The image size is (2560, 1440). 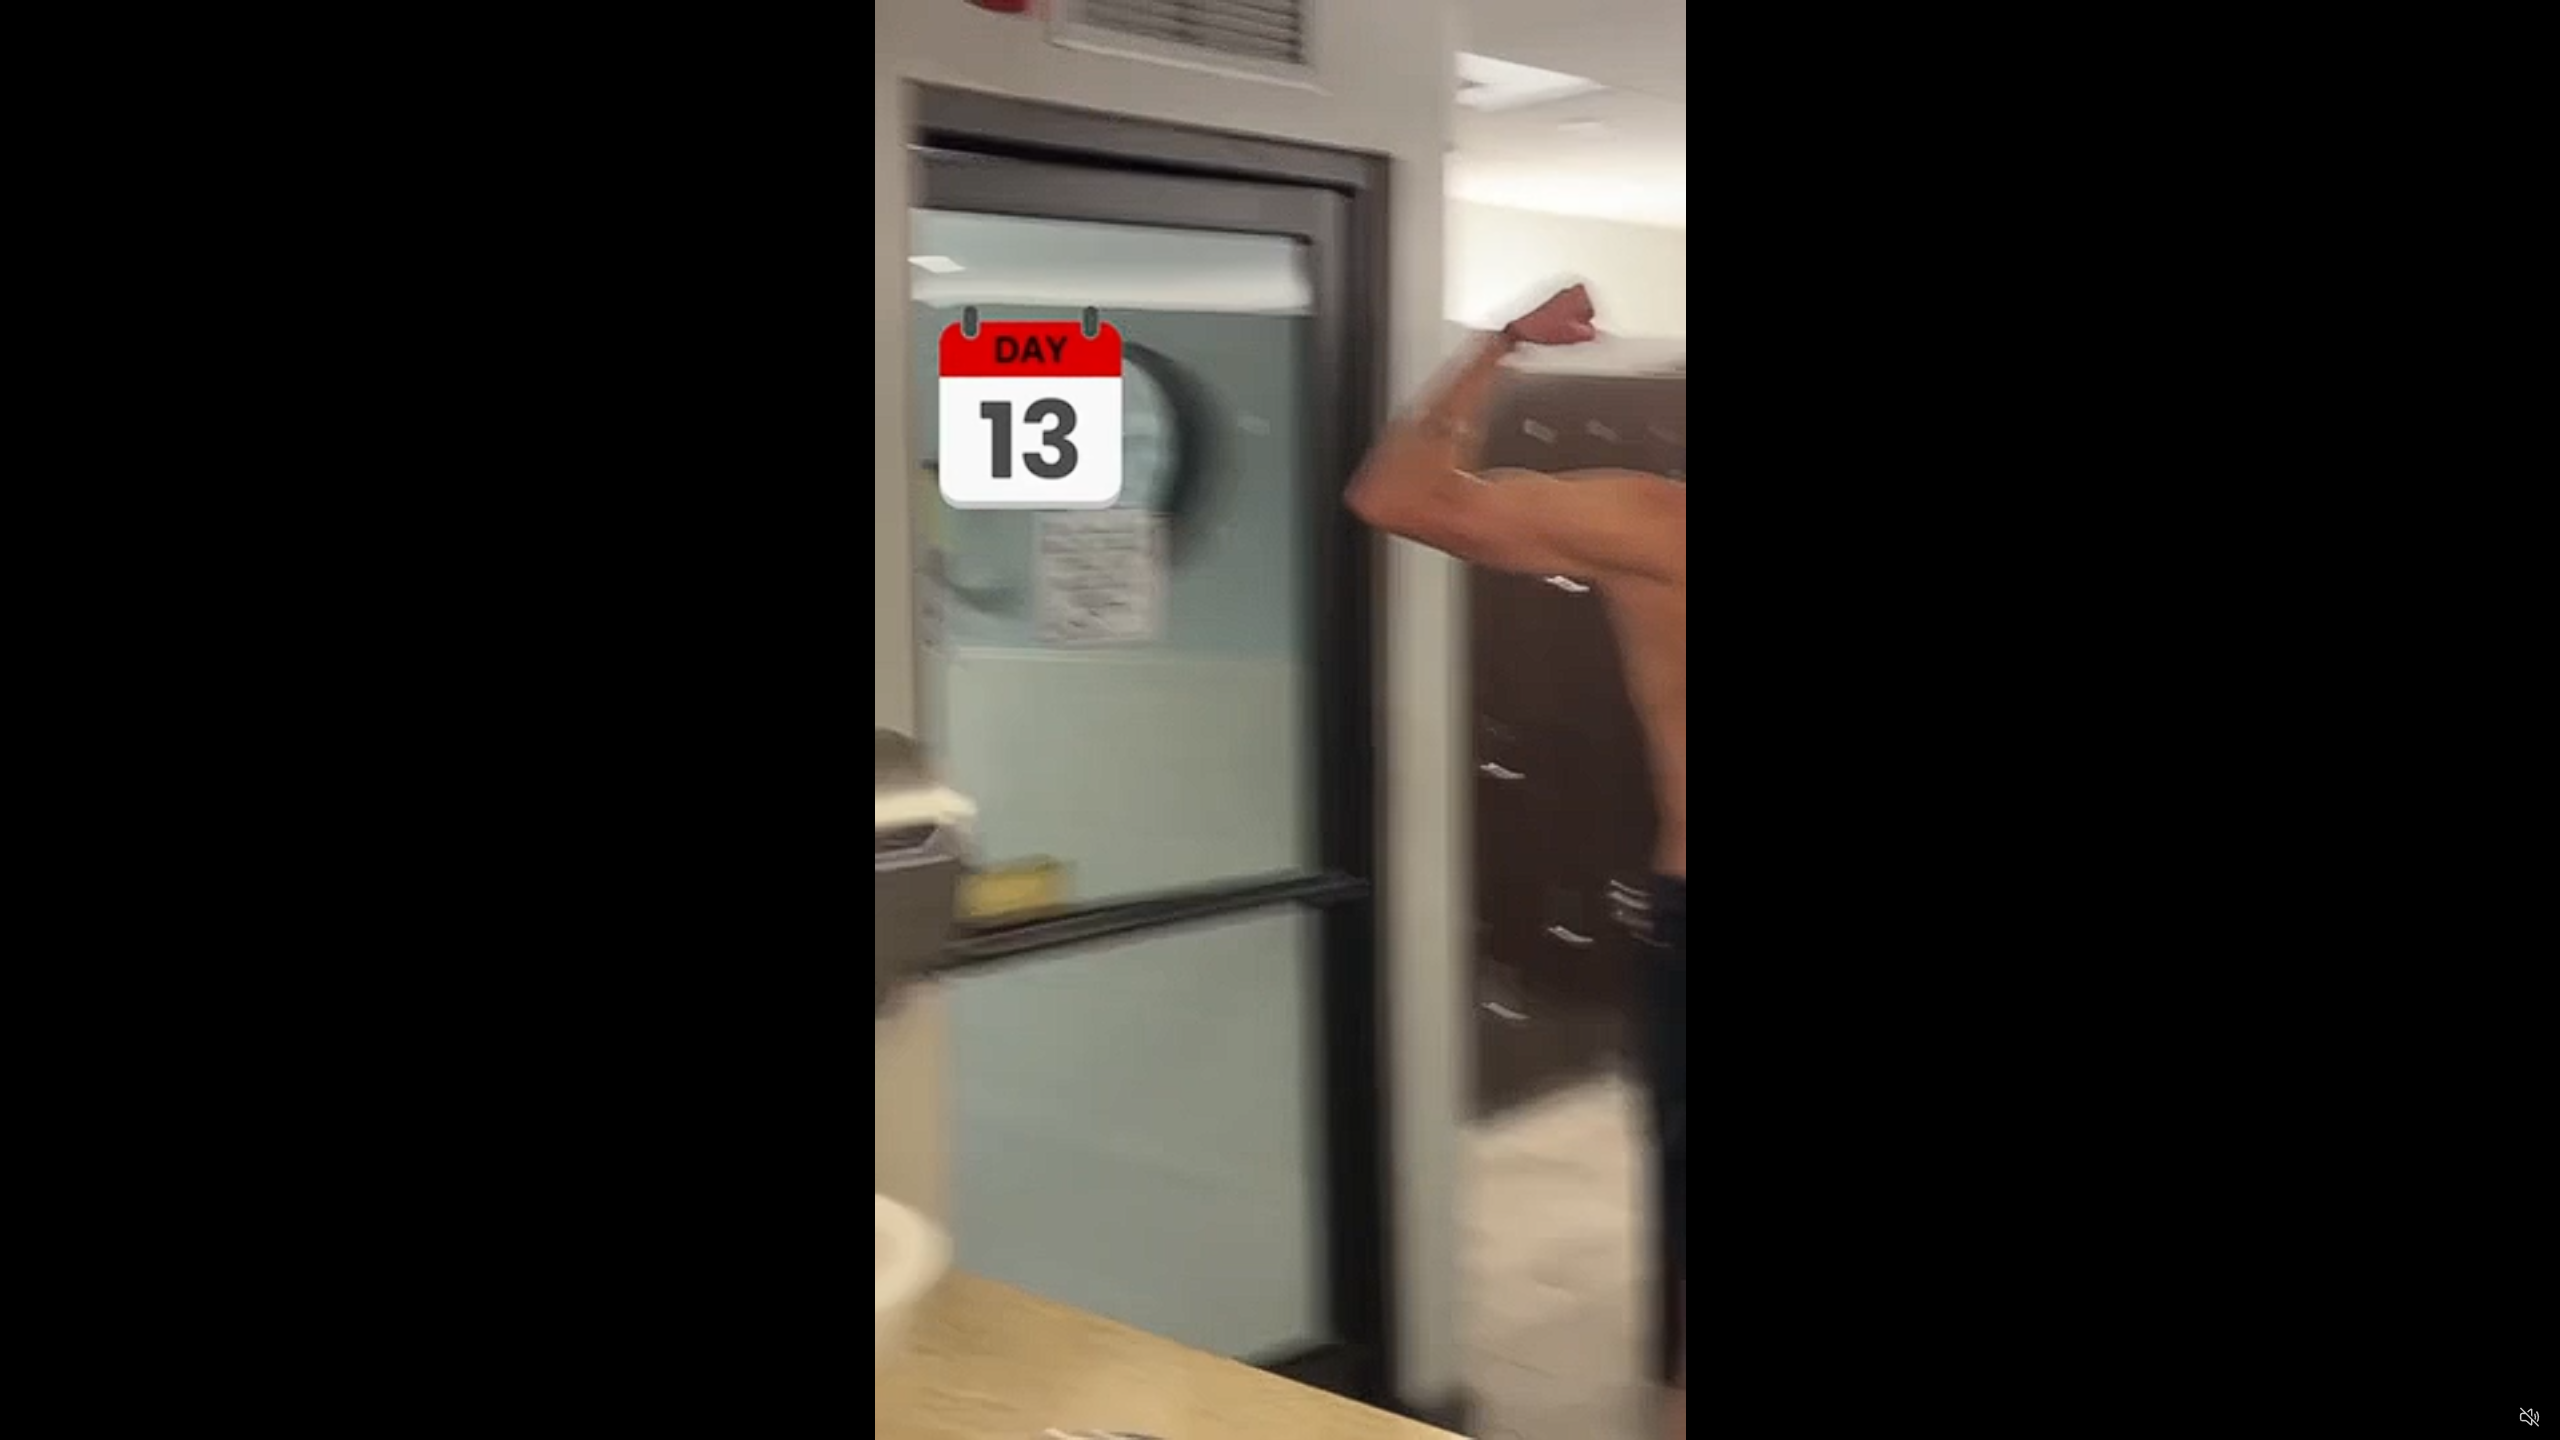 What do you see at coordinates (2410, 1417) in the screenshot?
I see `'Quality Settings'` at bounding box center [2410, 1417].